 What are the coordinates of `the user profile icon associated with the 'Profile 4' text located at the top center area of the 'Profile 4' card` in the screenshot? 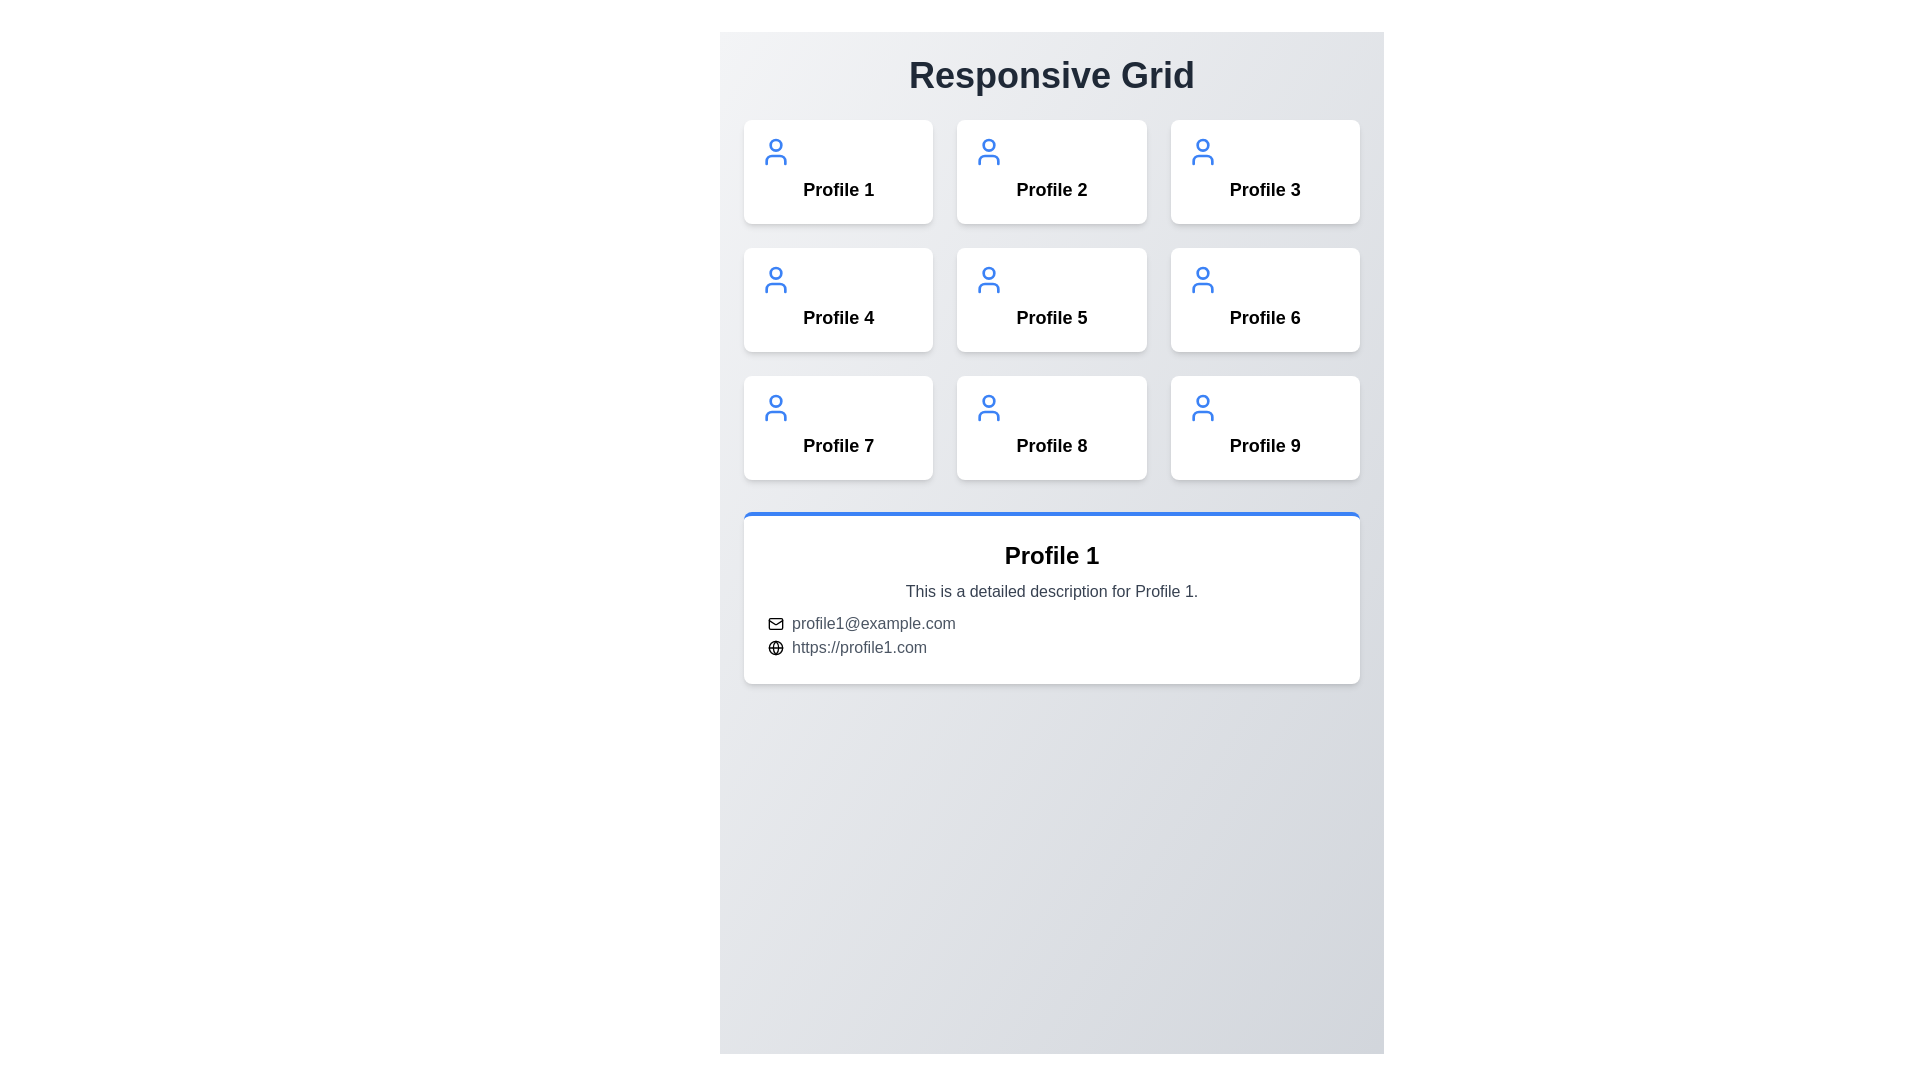 It's located at (775, 280).